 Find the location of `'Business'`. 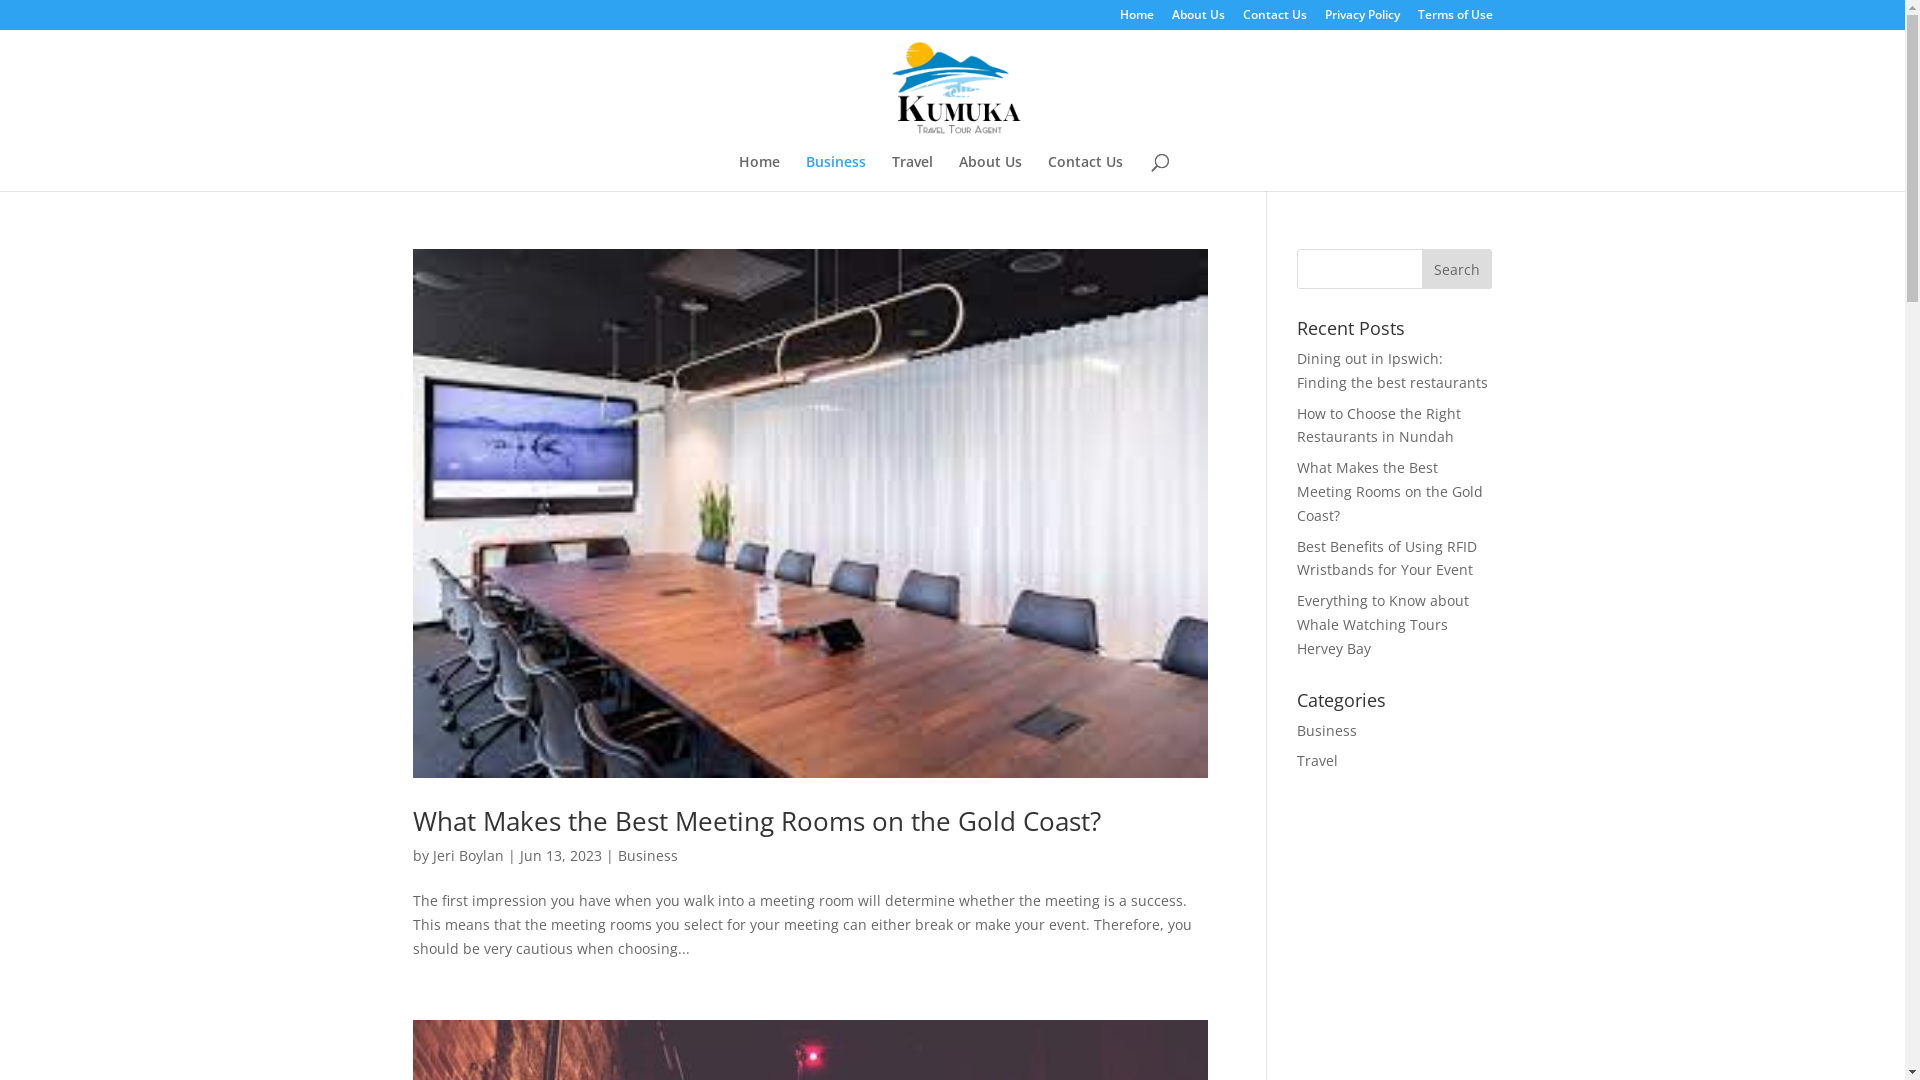

'Business' is located at coordinates (617, 855).